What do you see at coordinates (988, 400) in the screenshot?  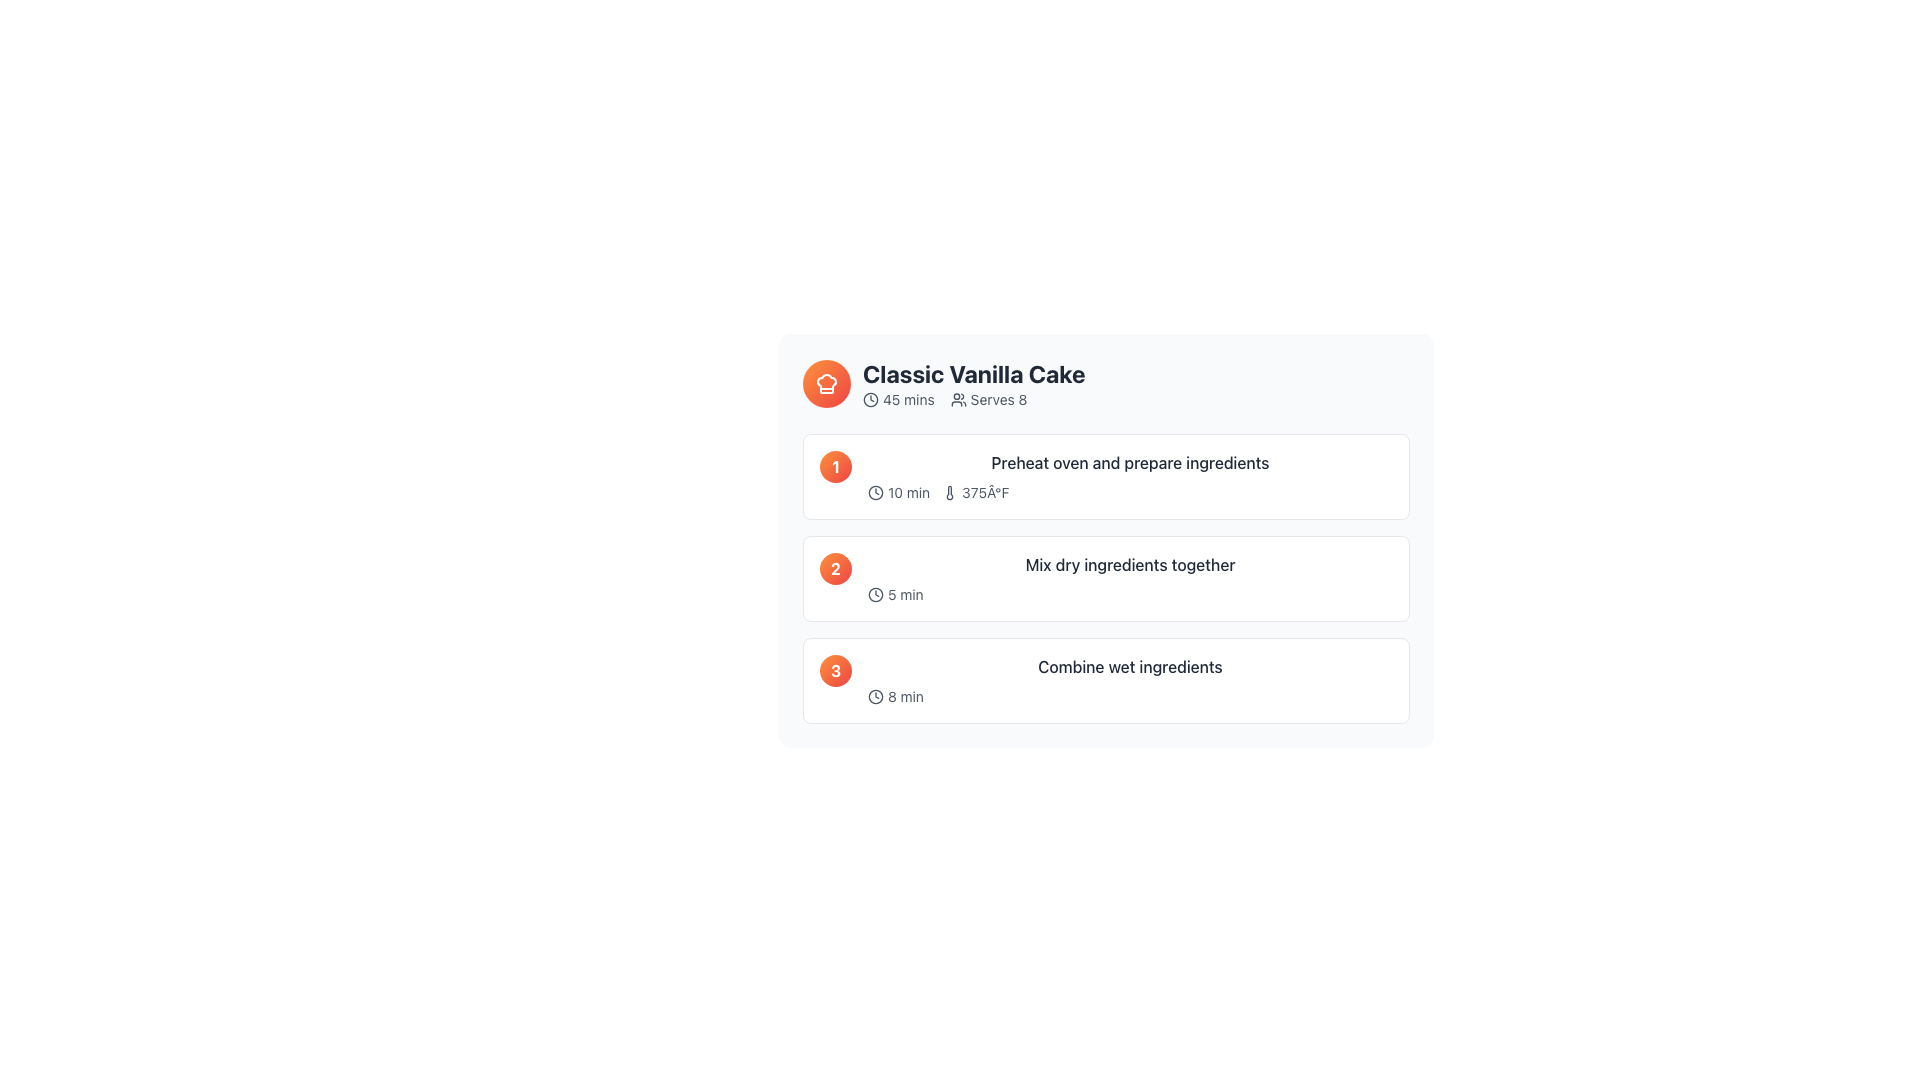 I see `the informational label that indicates the number of servings for the recipe, located near the title 'Classic Vanilla Cake' and following the prep time indicator ('45 mins')` at bounding box center [988, 400].